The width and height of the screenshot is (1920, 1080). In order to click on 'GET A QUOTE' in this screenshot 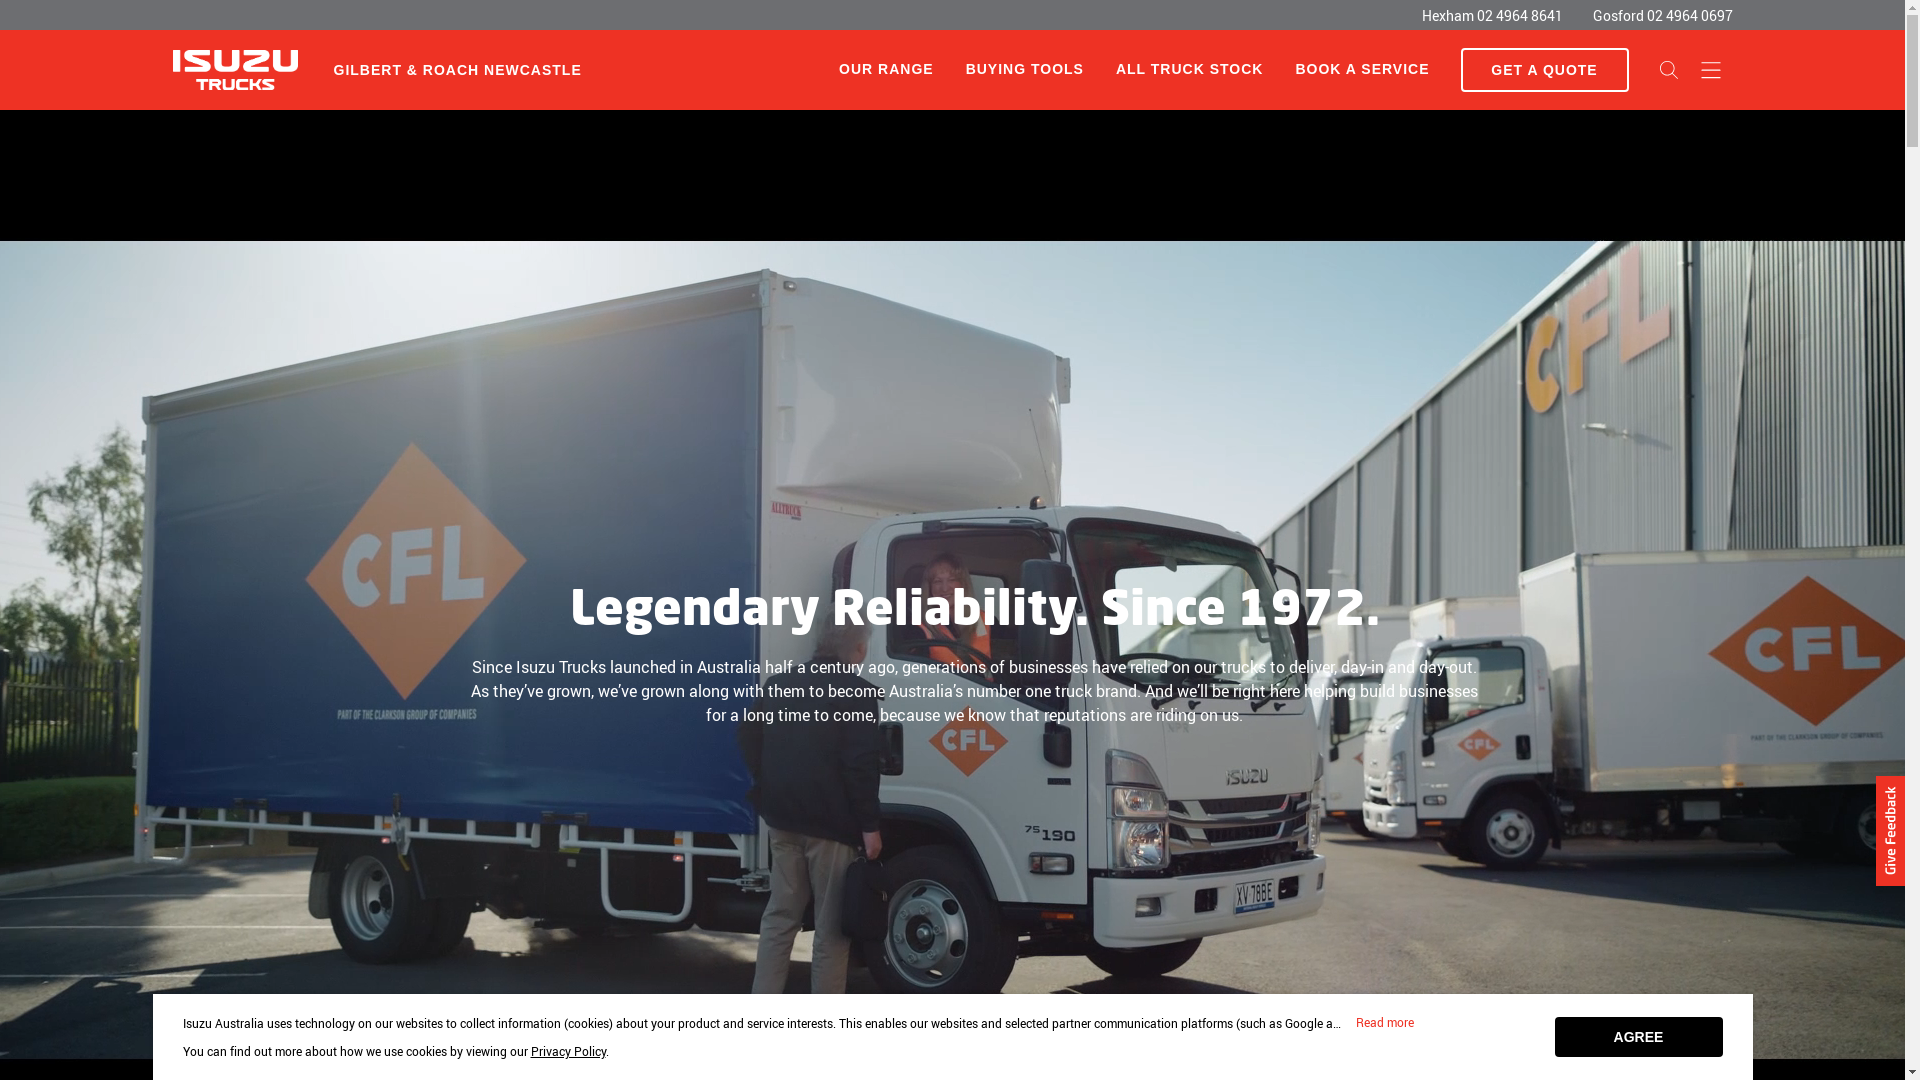, I will do `click(1543, 68)`.